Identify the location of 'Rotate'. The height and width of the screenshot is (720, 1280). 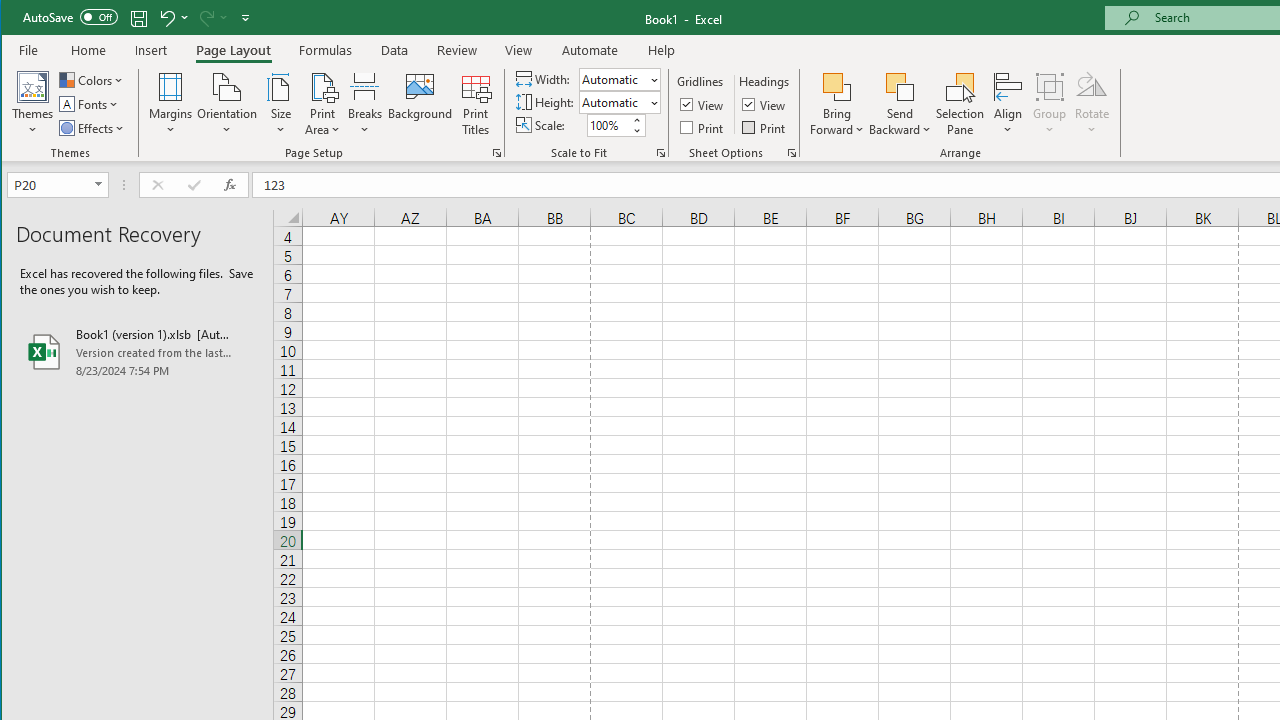
(1091, 104).